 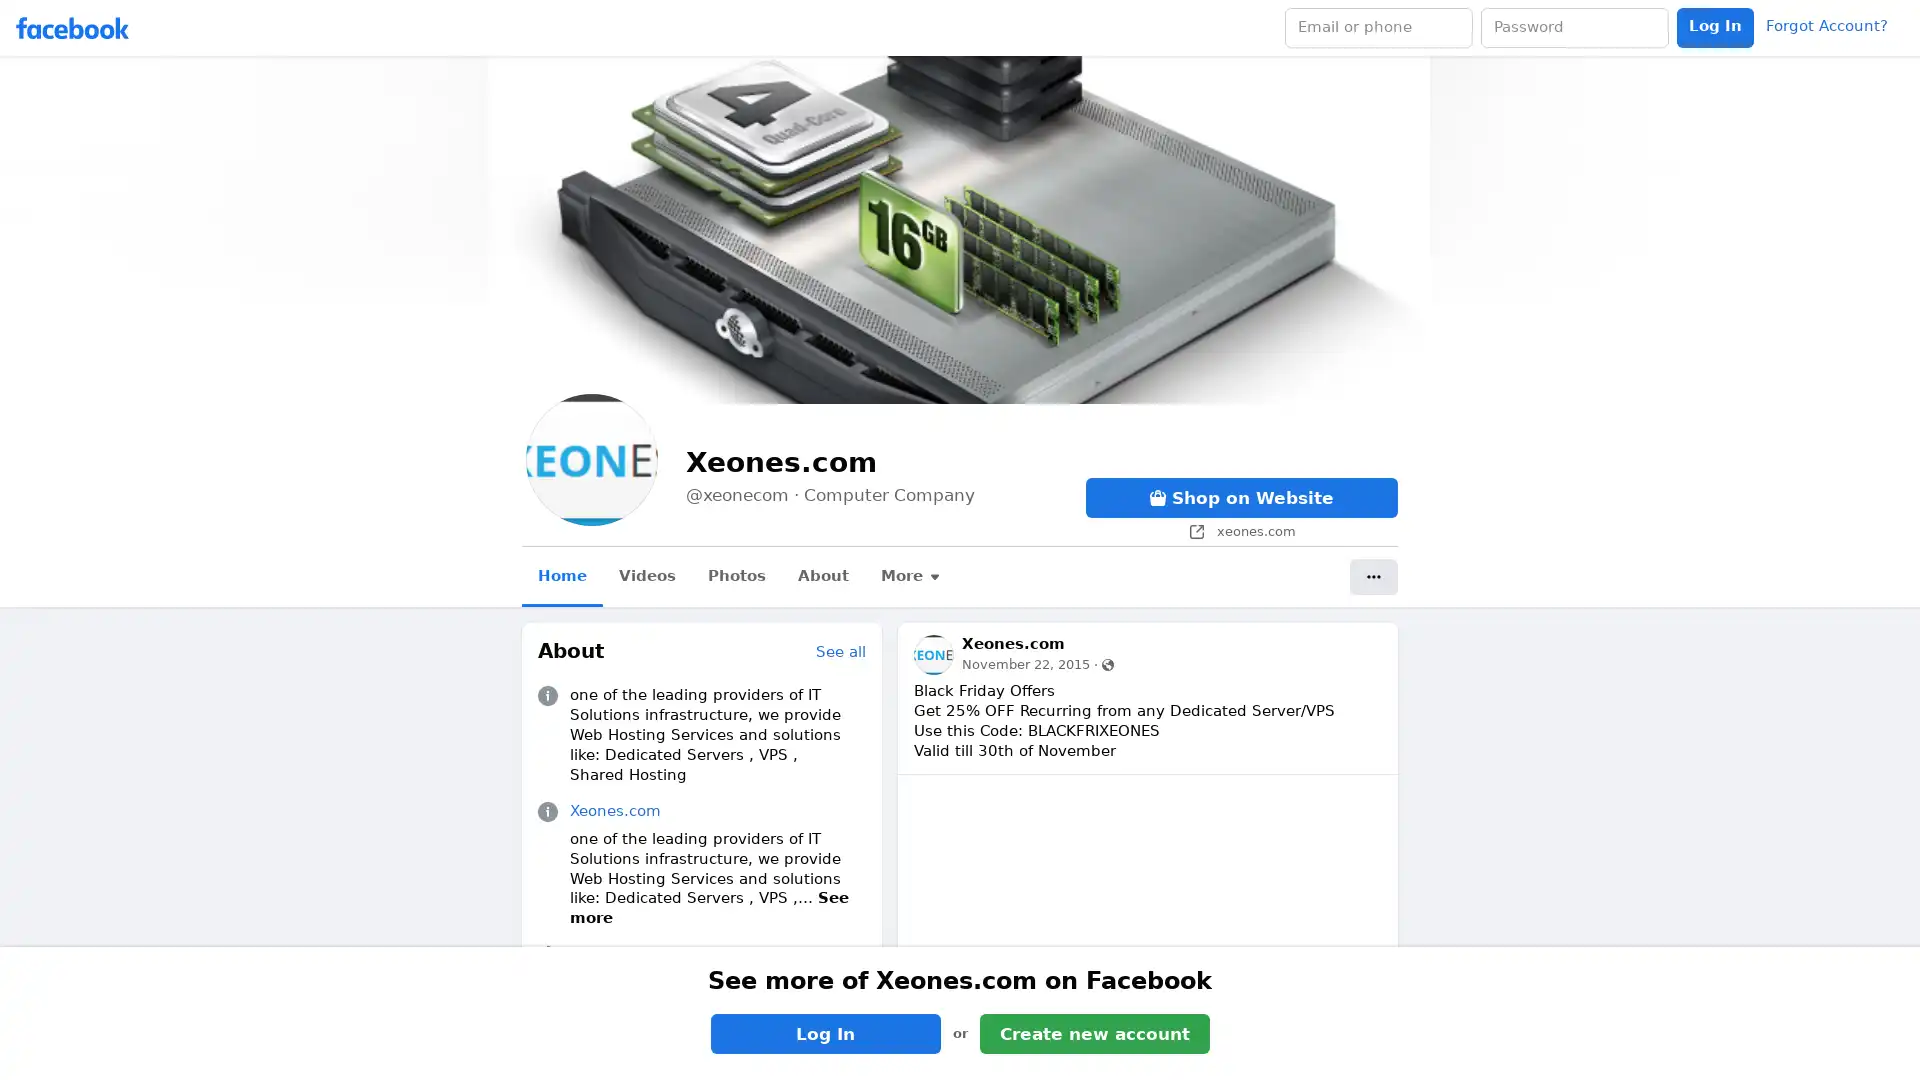 What do you see at coordinates (1372, 577) in the screenshot?
I see `More actions` at bounding box center [1372, 577].